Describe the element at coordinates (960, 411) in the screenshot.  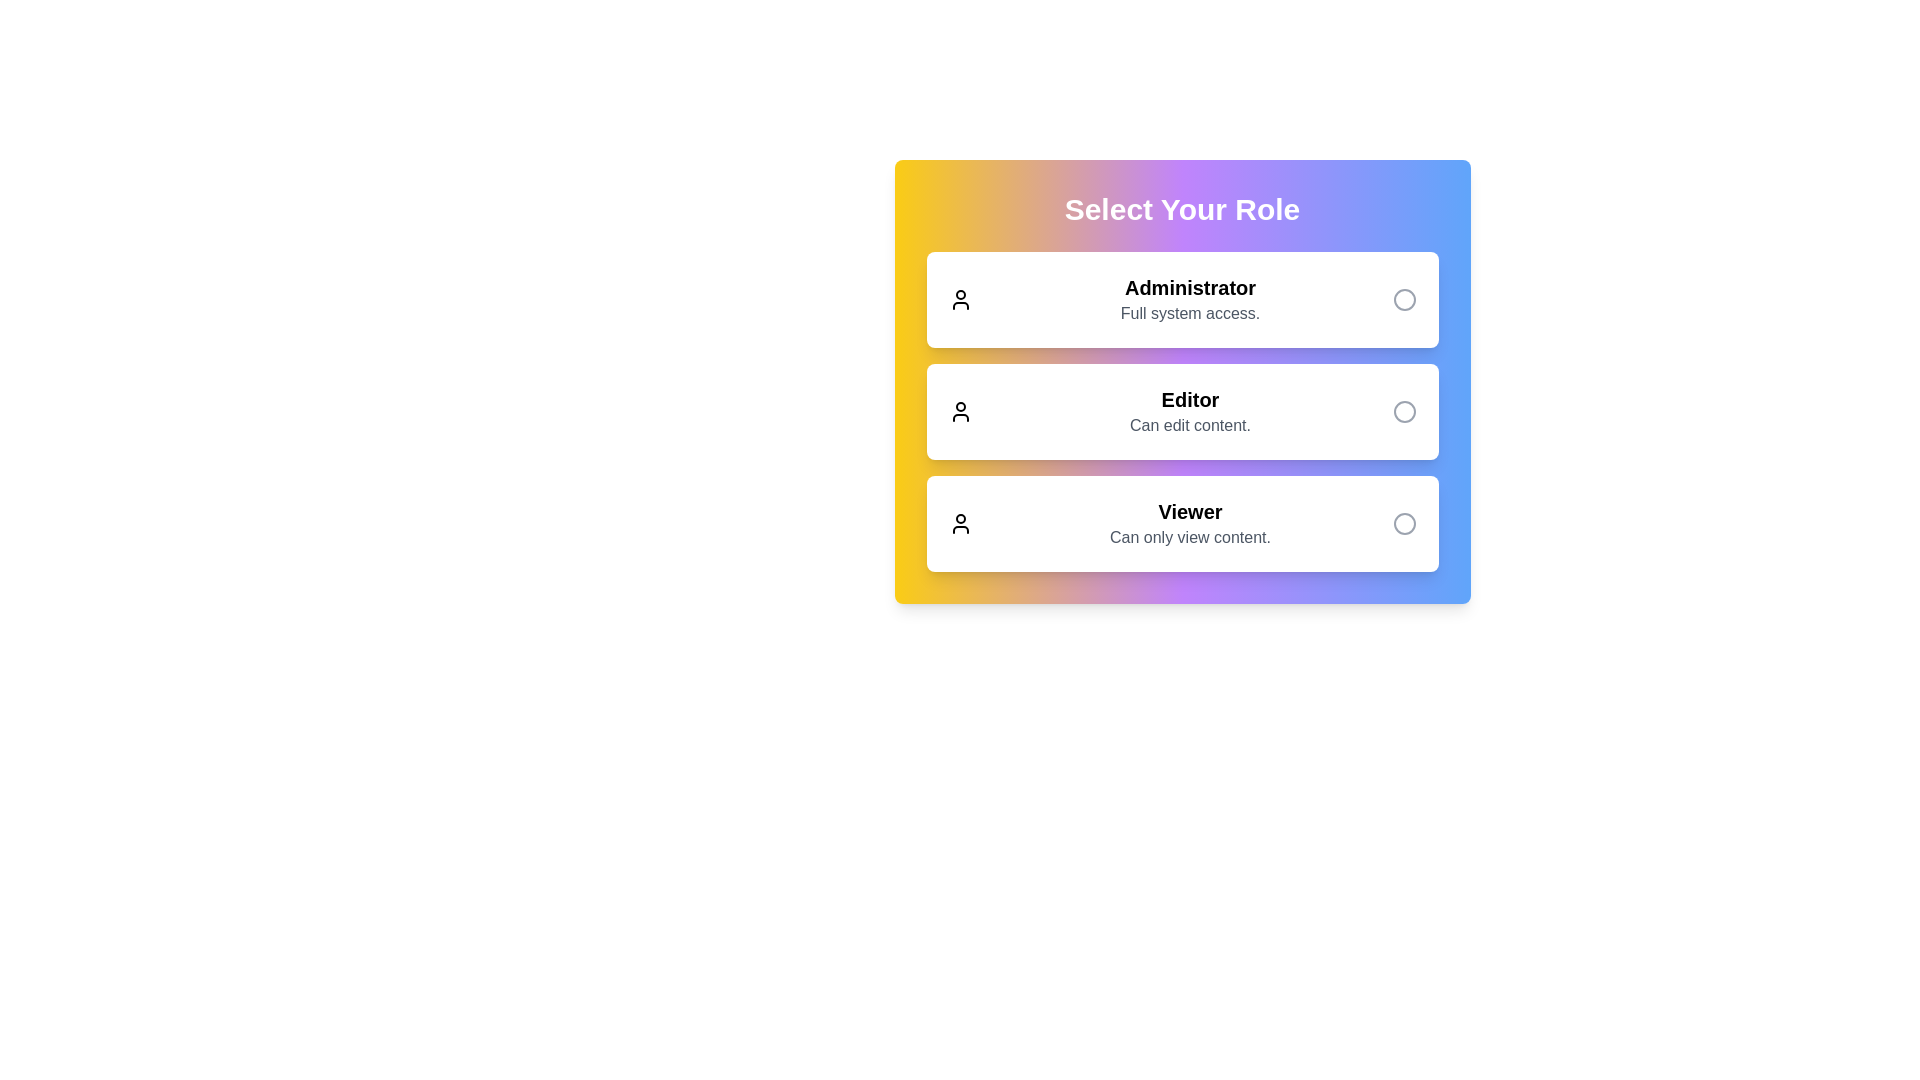
I see `the icon located to the left of the 'Editor' selectable box, which indicates user-related concepts` at that location.